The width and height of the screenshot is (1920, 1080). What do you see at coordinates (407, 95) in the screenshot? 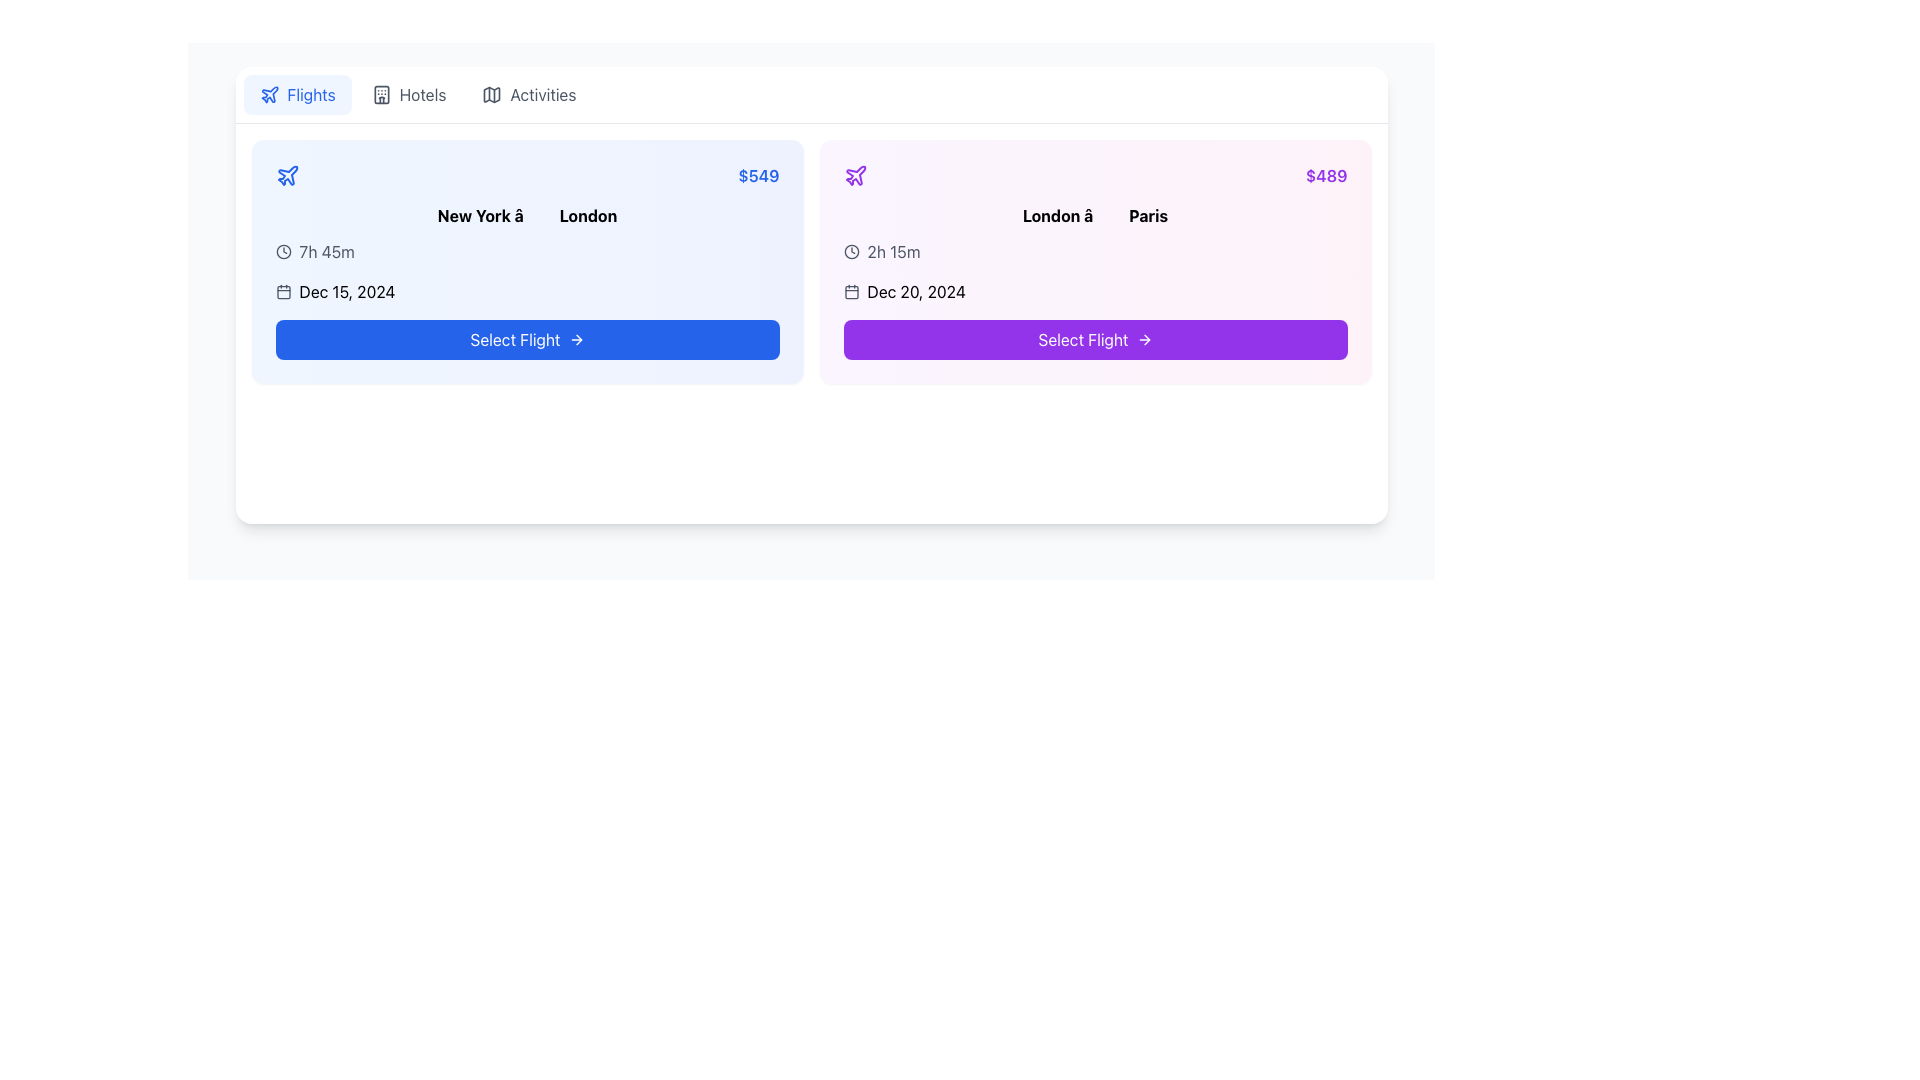
I see `the 'Hotels' button, which is a rectangular button with rounded edges and a building icon` at bounding box center [407, 95].